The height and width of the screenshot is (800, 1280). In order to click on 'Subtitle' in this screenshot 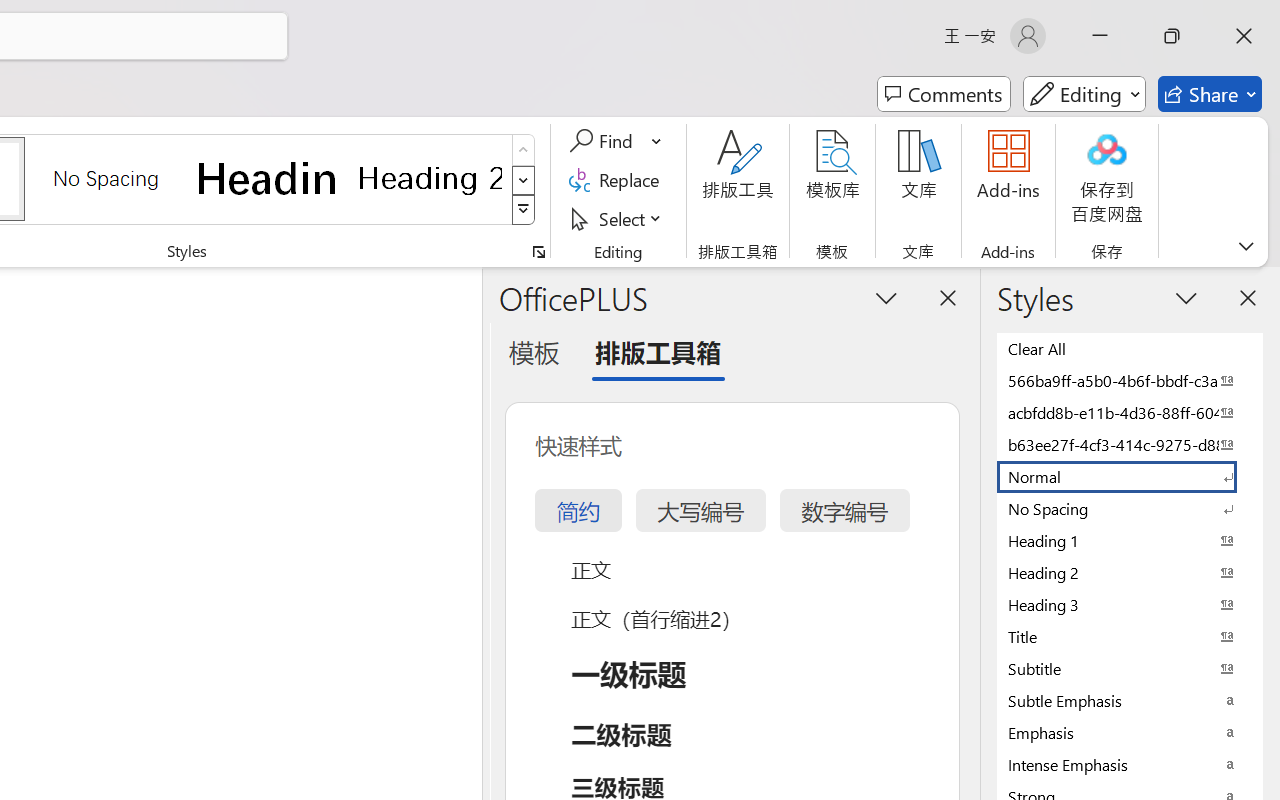, I will do `click(1130, 668)`.